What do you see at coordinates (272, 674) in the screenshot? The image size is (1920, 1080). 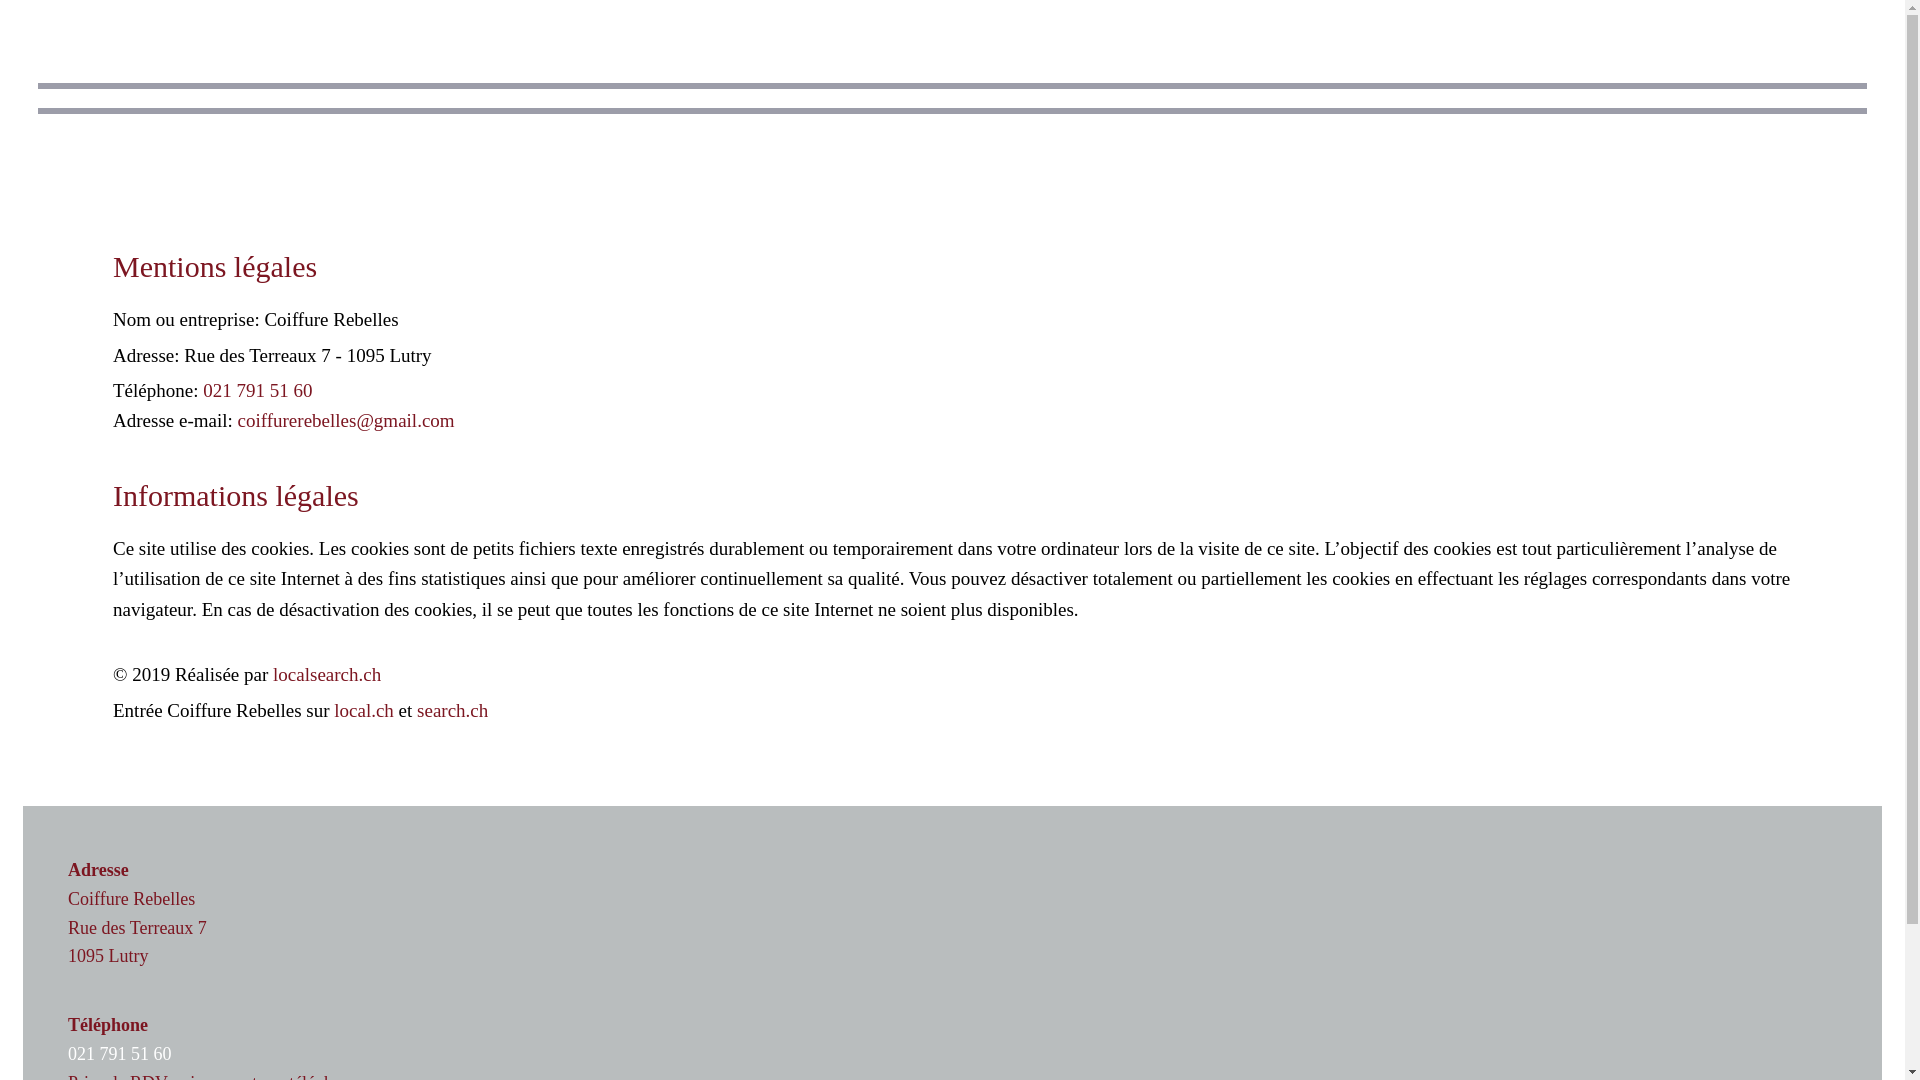 I see `'localsearch.ch'` at bounding box center [272, 674].